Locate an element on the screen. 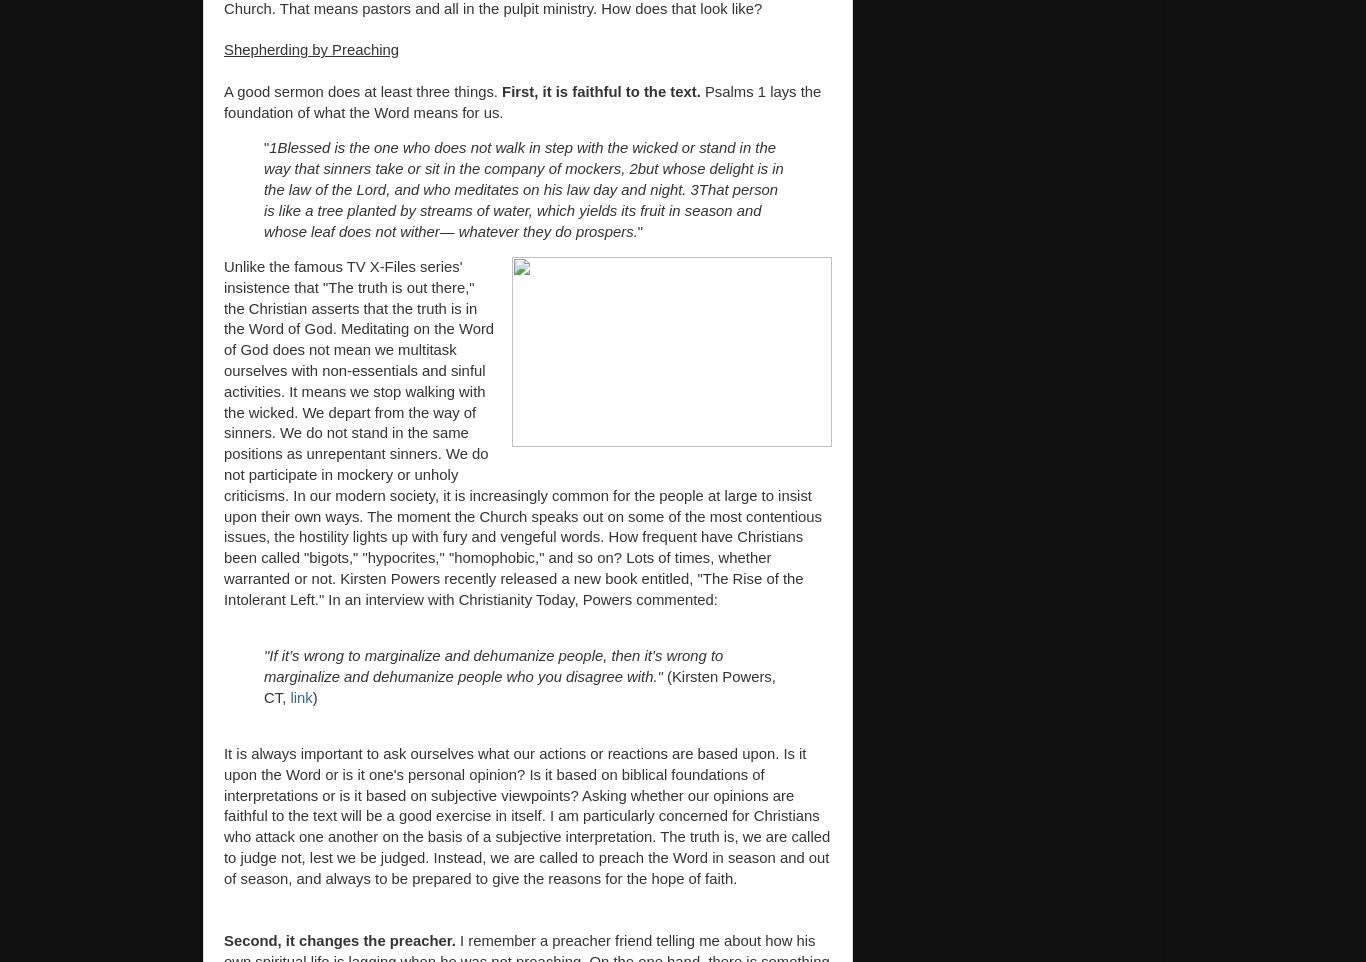 Image resolution: width=1366 pixels, height=962 pixels. 'A good sermon does at least three things.' is located at coordinates (361, 91).